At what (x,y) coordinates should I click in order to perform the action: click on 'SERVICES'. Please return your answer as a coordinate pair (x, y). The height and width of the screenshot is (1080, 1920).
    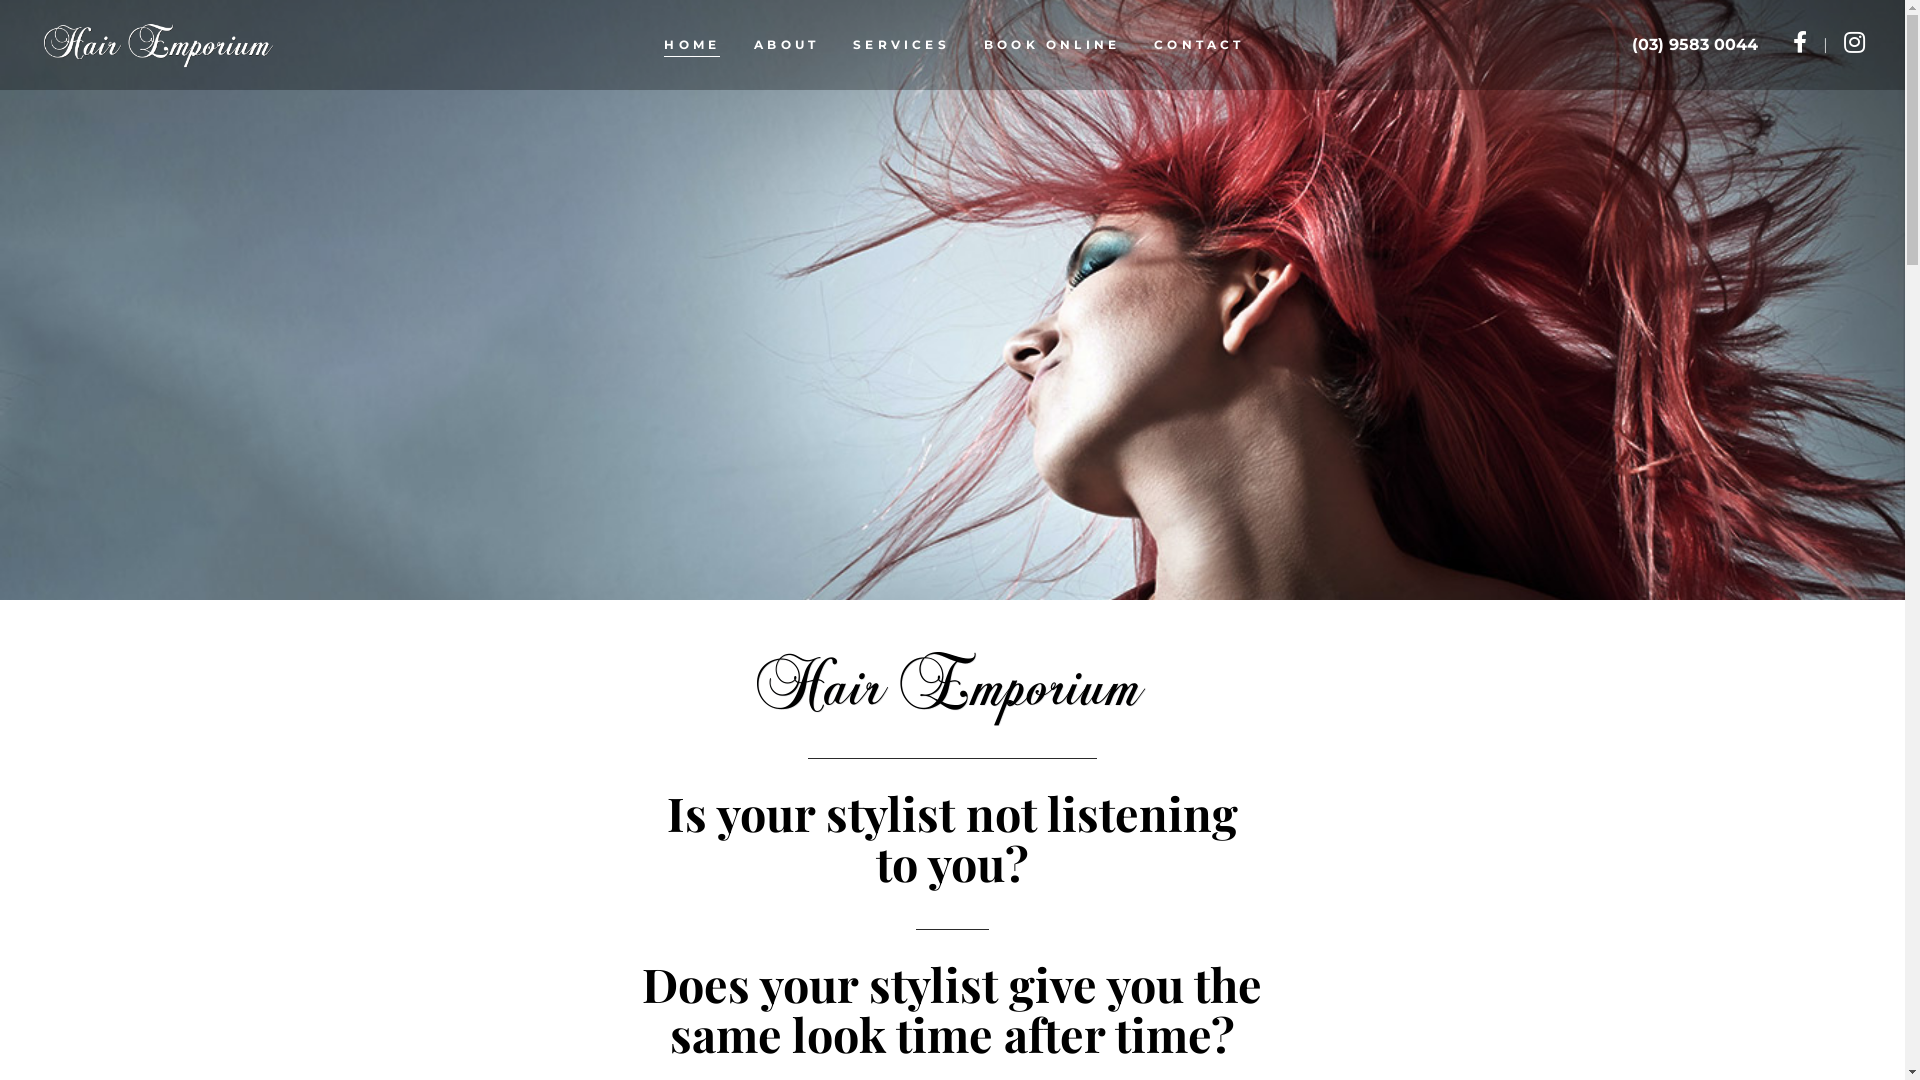
    Looking at the image, I should click on (900, 45).